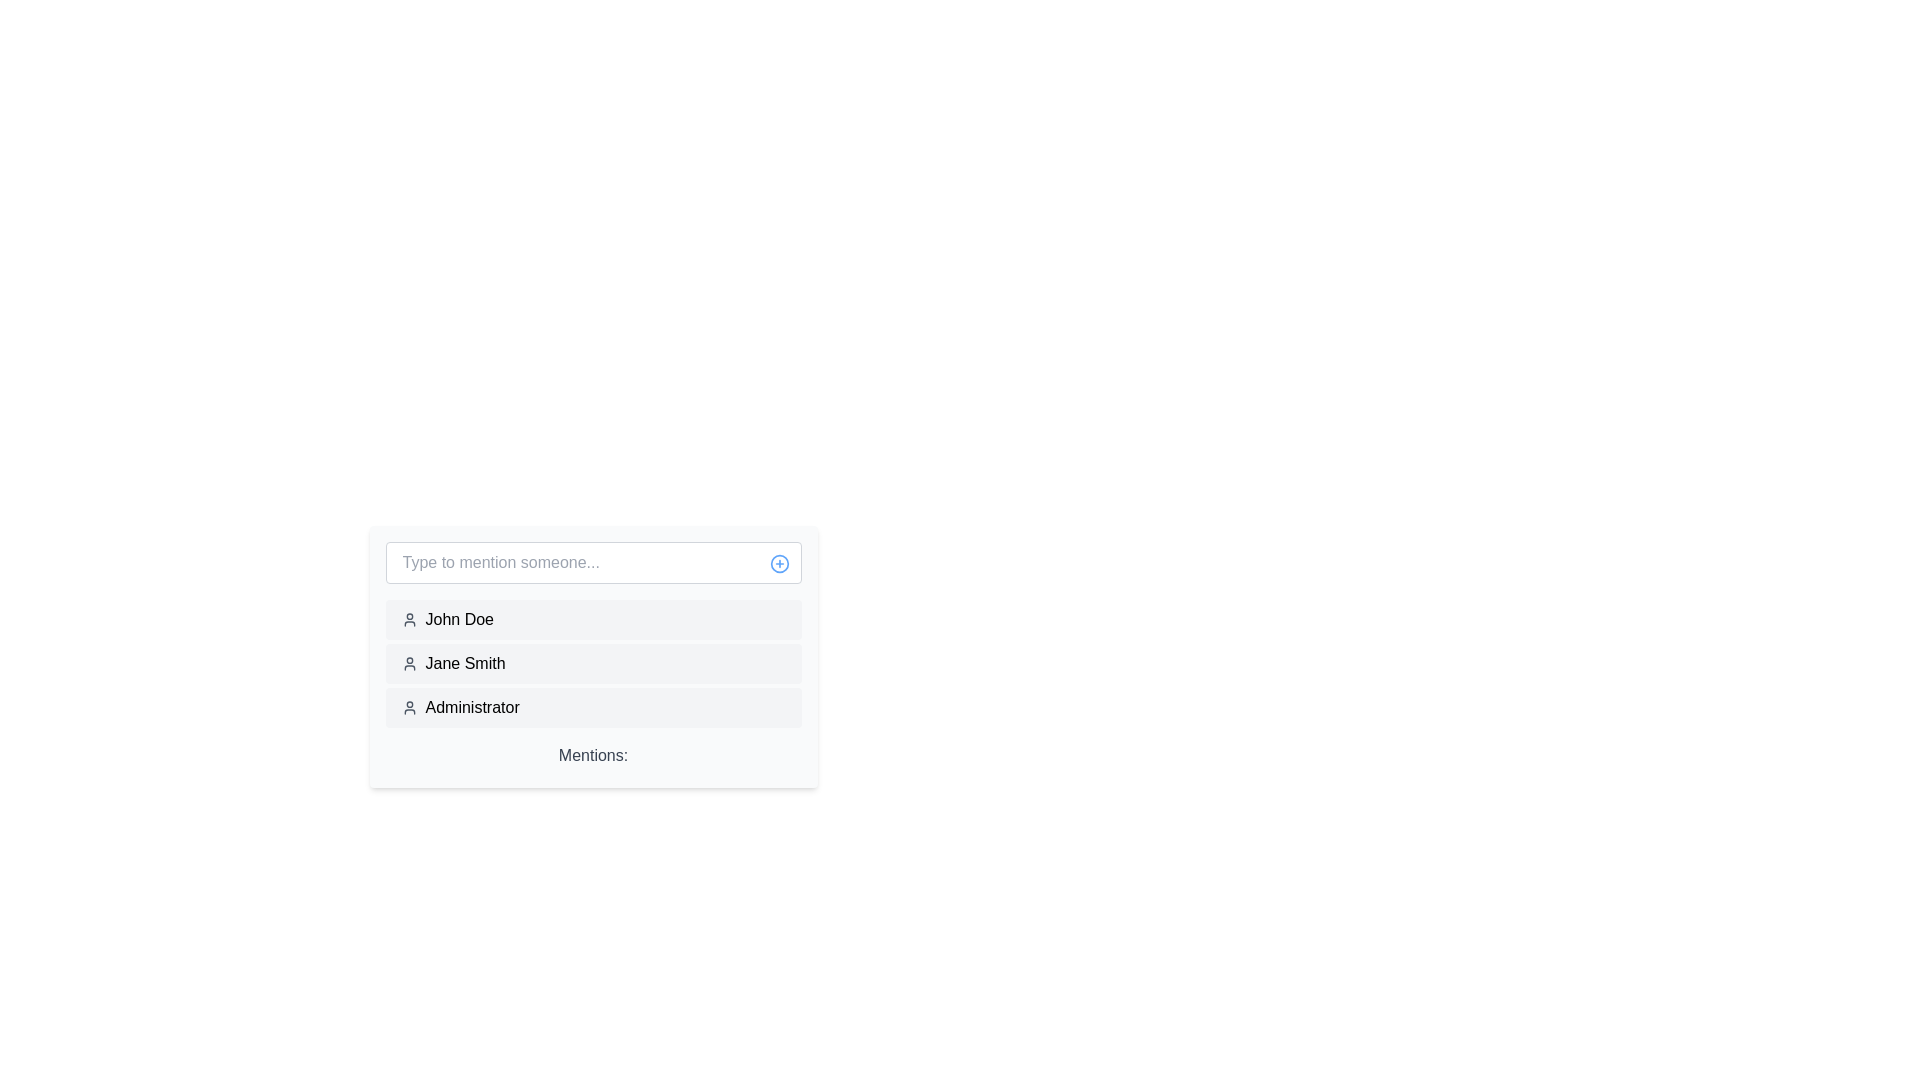 The width and height of the screenshot is (1920, 1080). What do you see at coordinates (458, 619) in the screenshot?
I see `the text label displaying 'John Doe', which is aligned to the right of a user profile icon, located within a selectable list item at the top of the list` at bounding box center [458, 619].